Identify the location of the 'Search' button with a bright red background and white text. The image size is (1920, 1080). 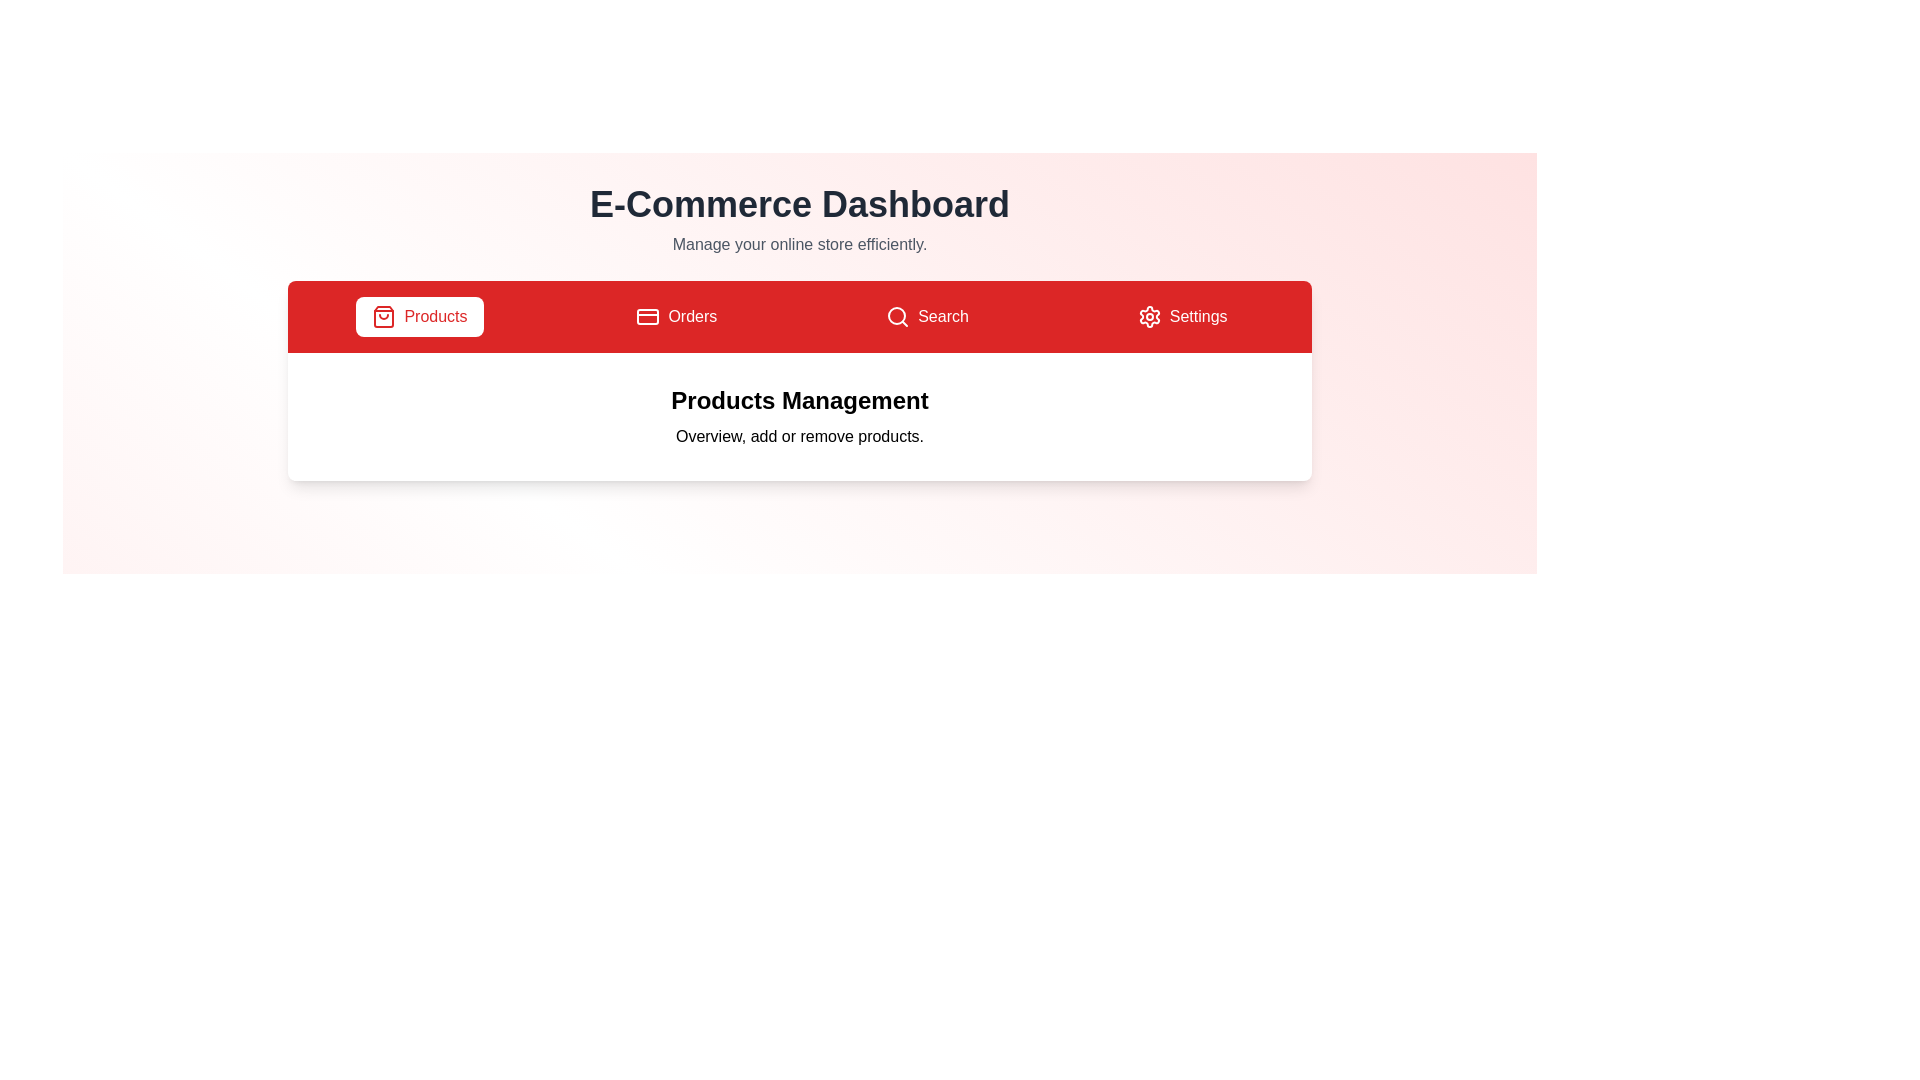
(926, 315).